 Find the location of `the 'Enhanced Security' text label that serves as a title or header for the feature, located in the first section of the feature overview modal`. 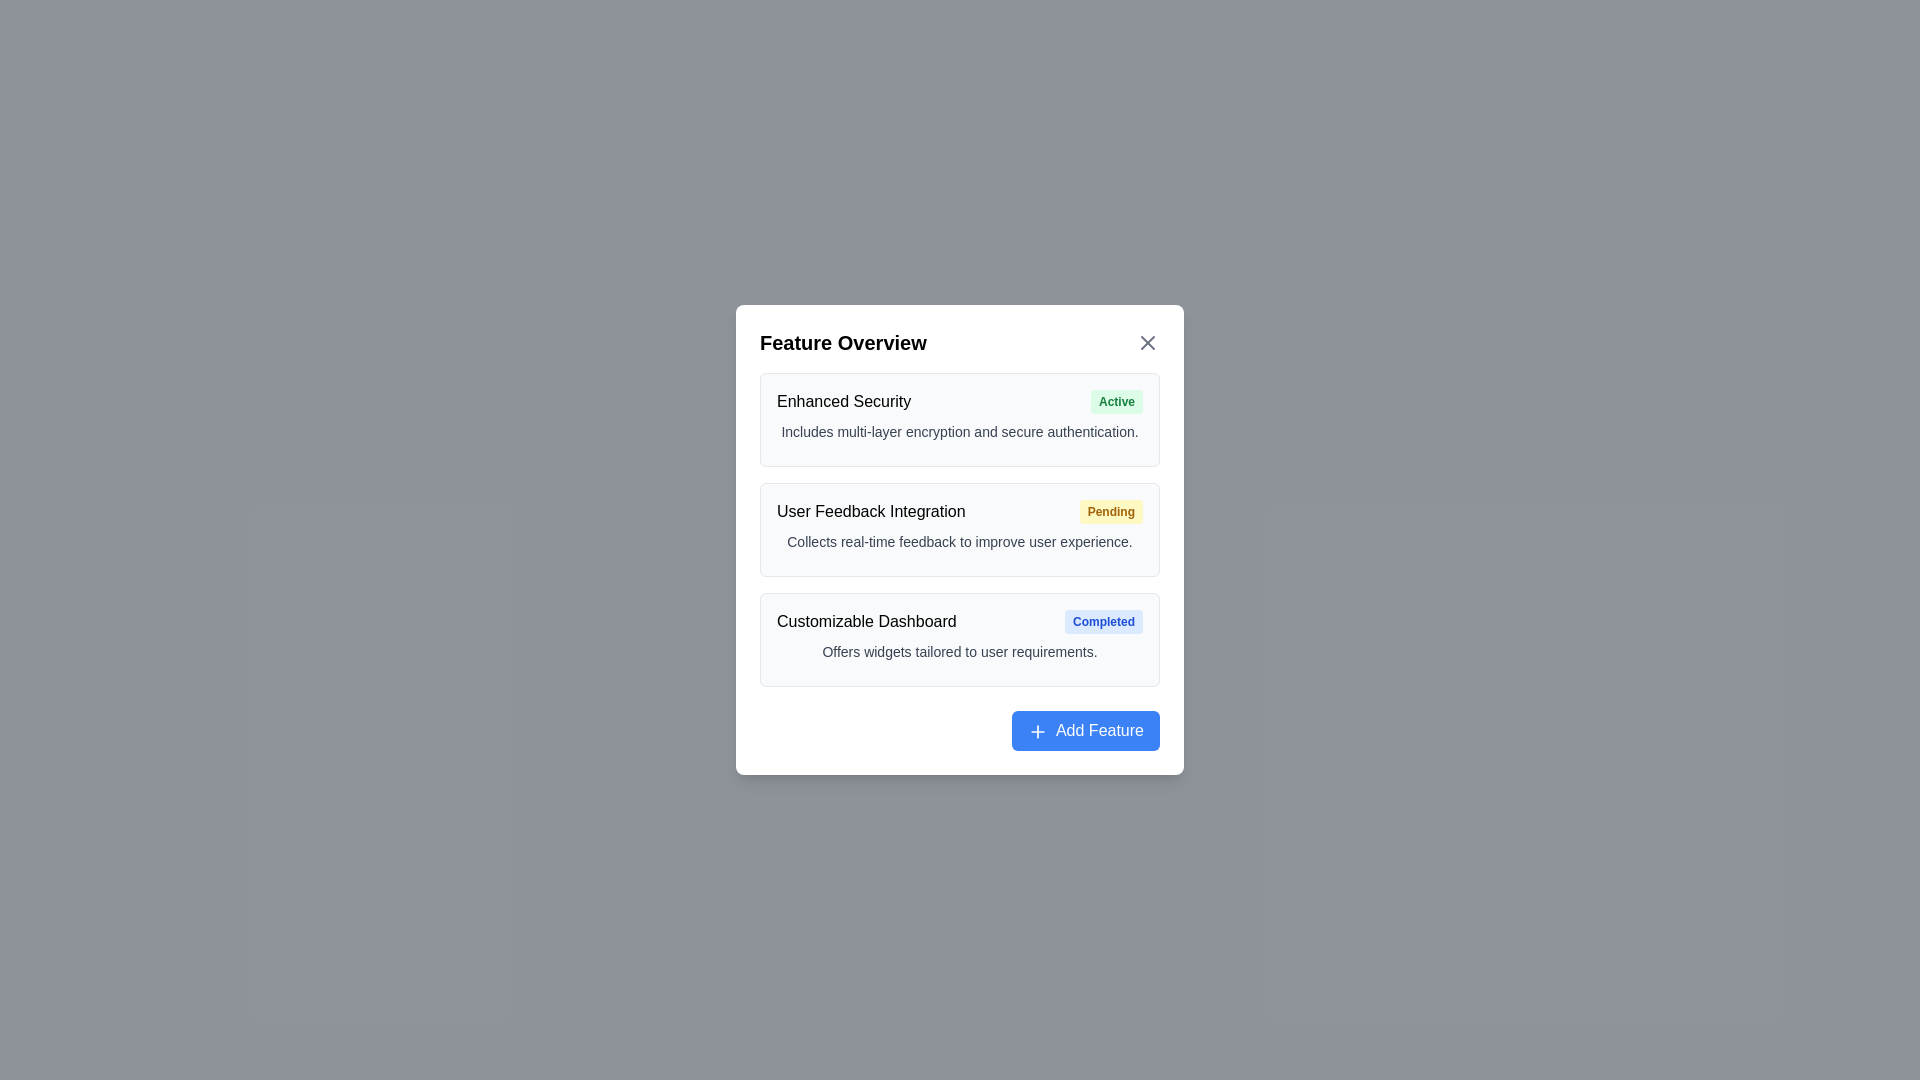

the 'Enhanced Security' text label that serves as a title or header for the feature, located in the first section of the feature overview modal is located at coordinates (844, 401).